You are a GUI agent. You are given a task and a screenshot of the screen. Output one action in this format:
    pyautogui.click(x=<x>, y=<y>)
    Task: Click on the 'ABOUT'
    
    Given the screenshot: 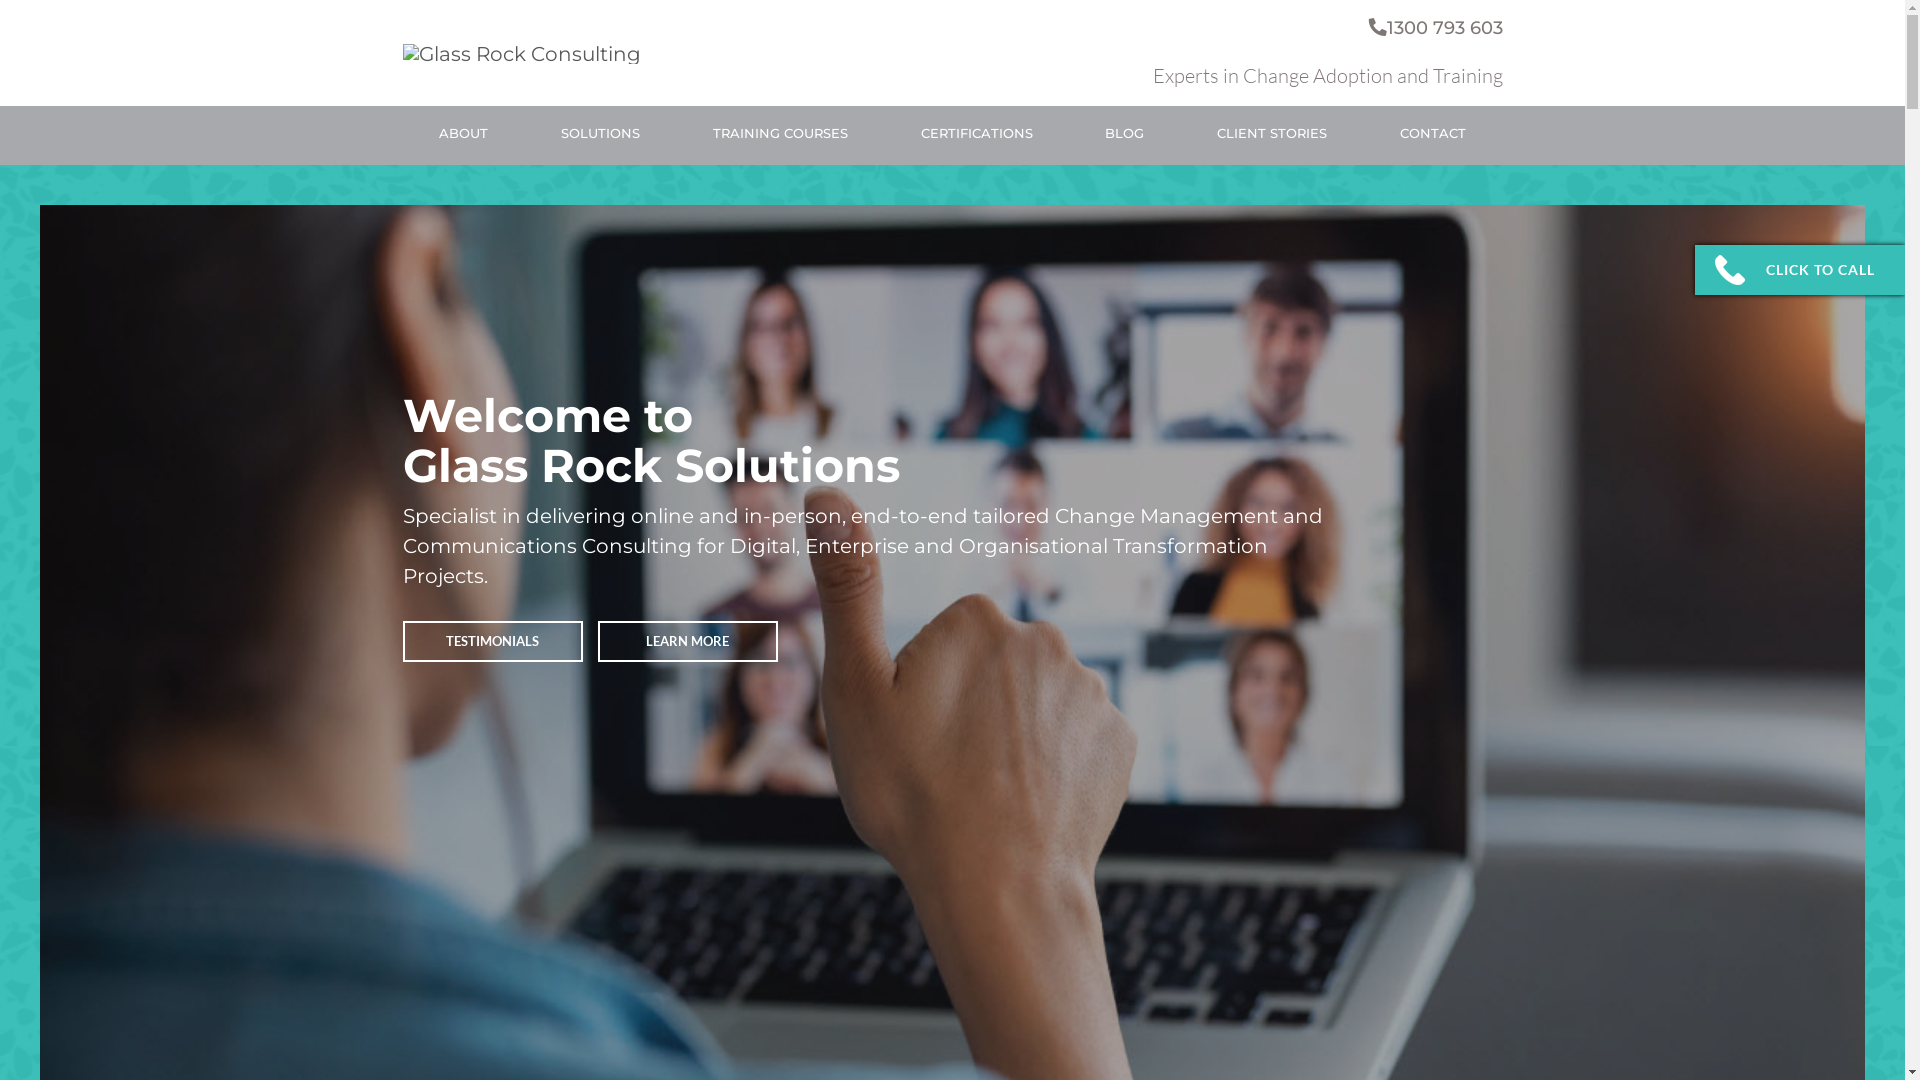 What is the action you would take?
    pyautogui.click(x=462, y=135)
    